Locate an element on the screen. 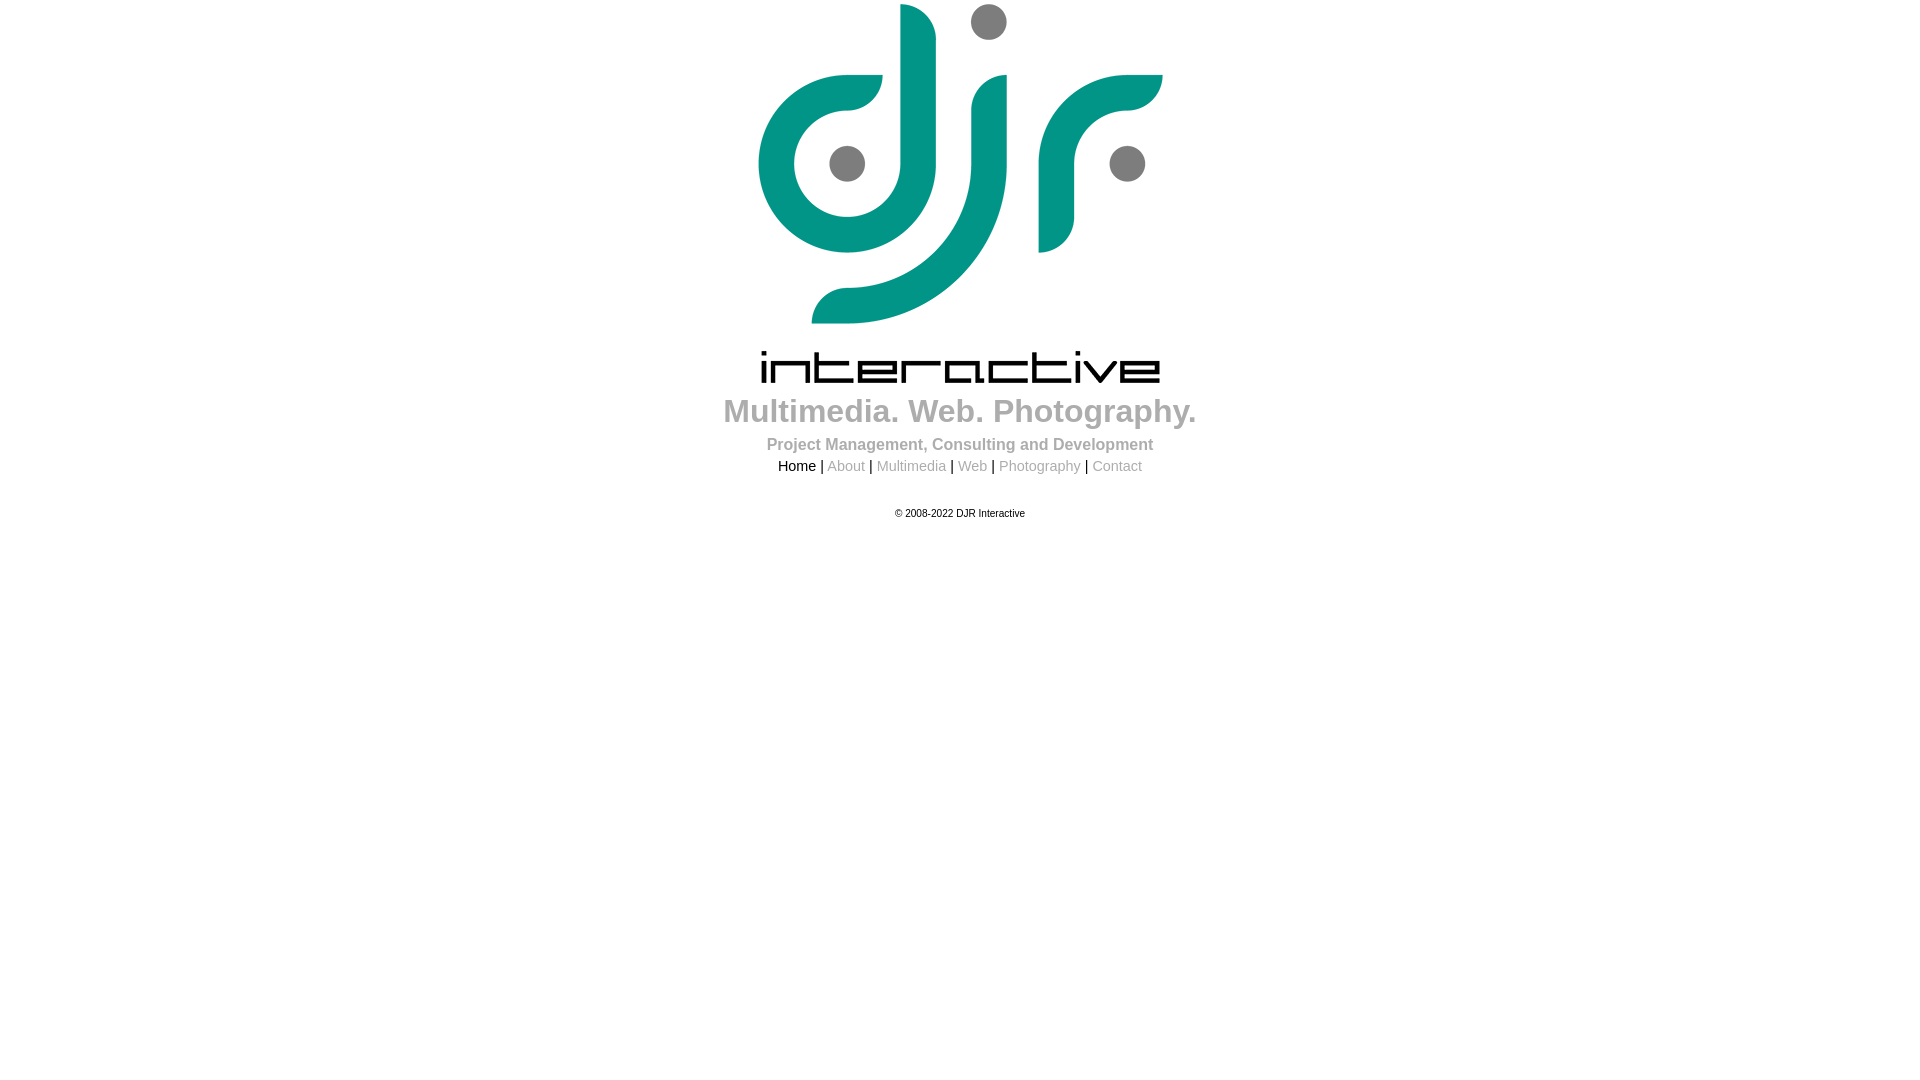 The width and height of the screenshot is (1920, 1080). 'Contact' is located at coordinates (1116, 466).